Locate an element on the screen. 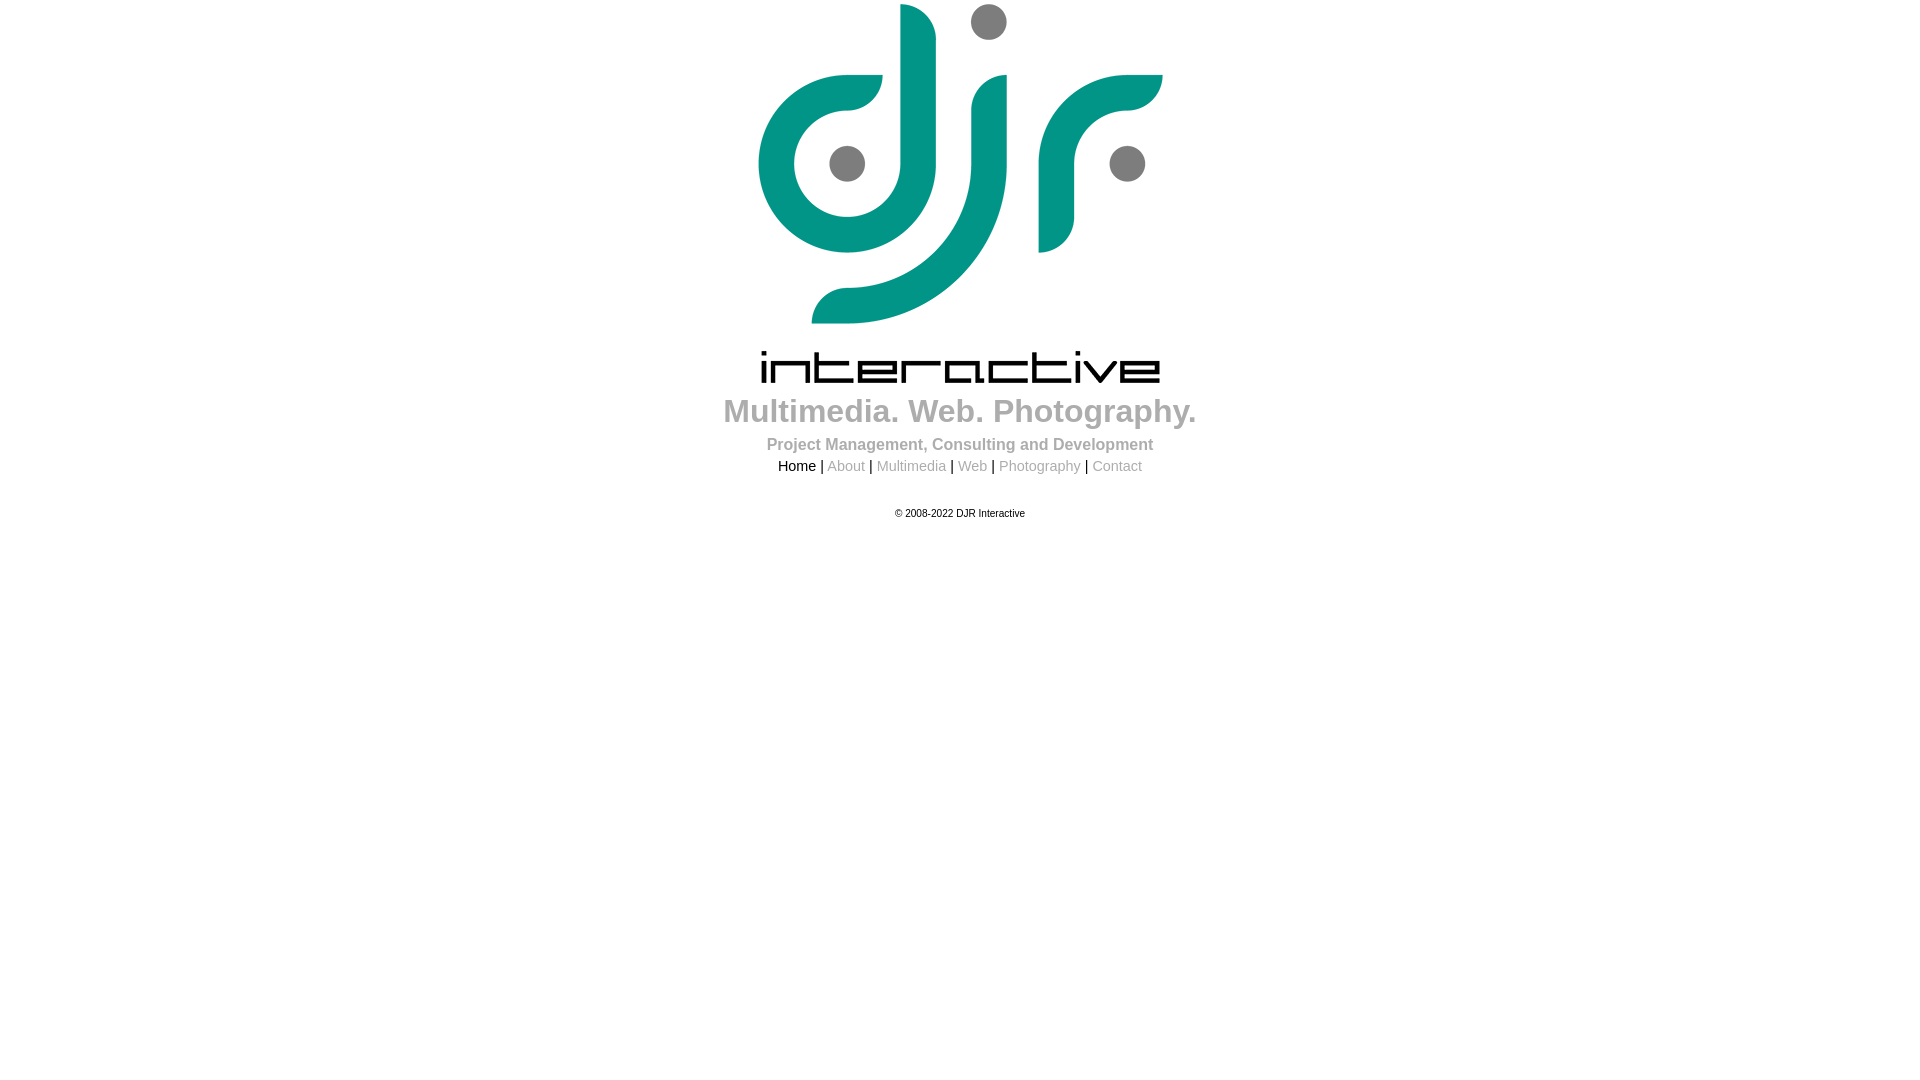 The width and height of the screenshot is (1920, 1080). 'Contact' is located at coordinates (1116, 466).